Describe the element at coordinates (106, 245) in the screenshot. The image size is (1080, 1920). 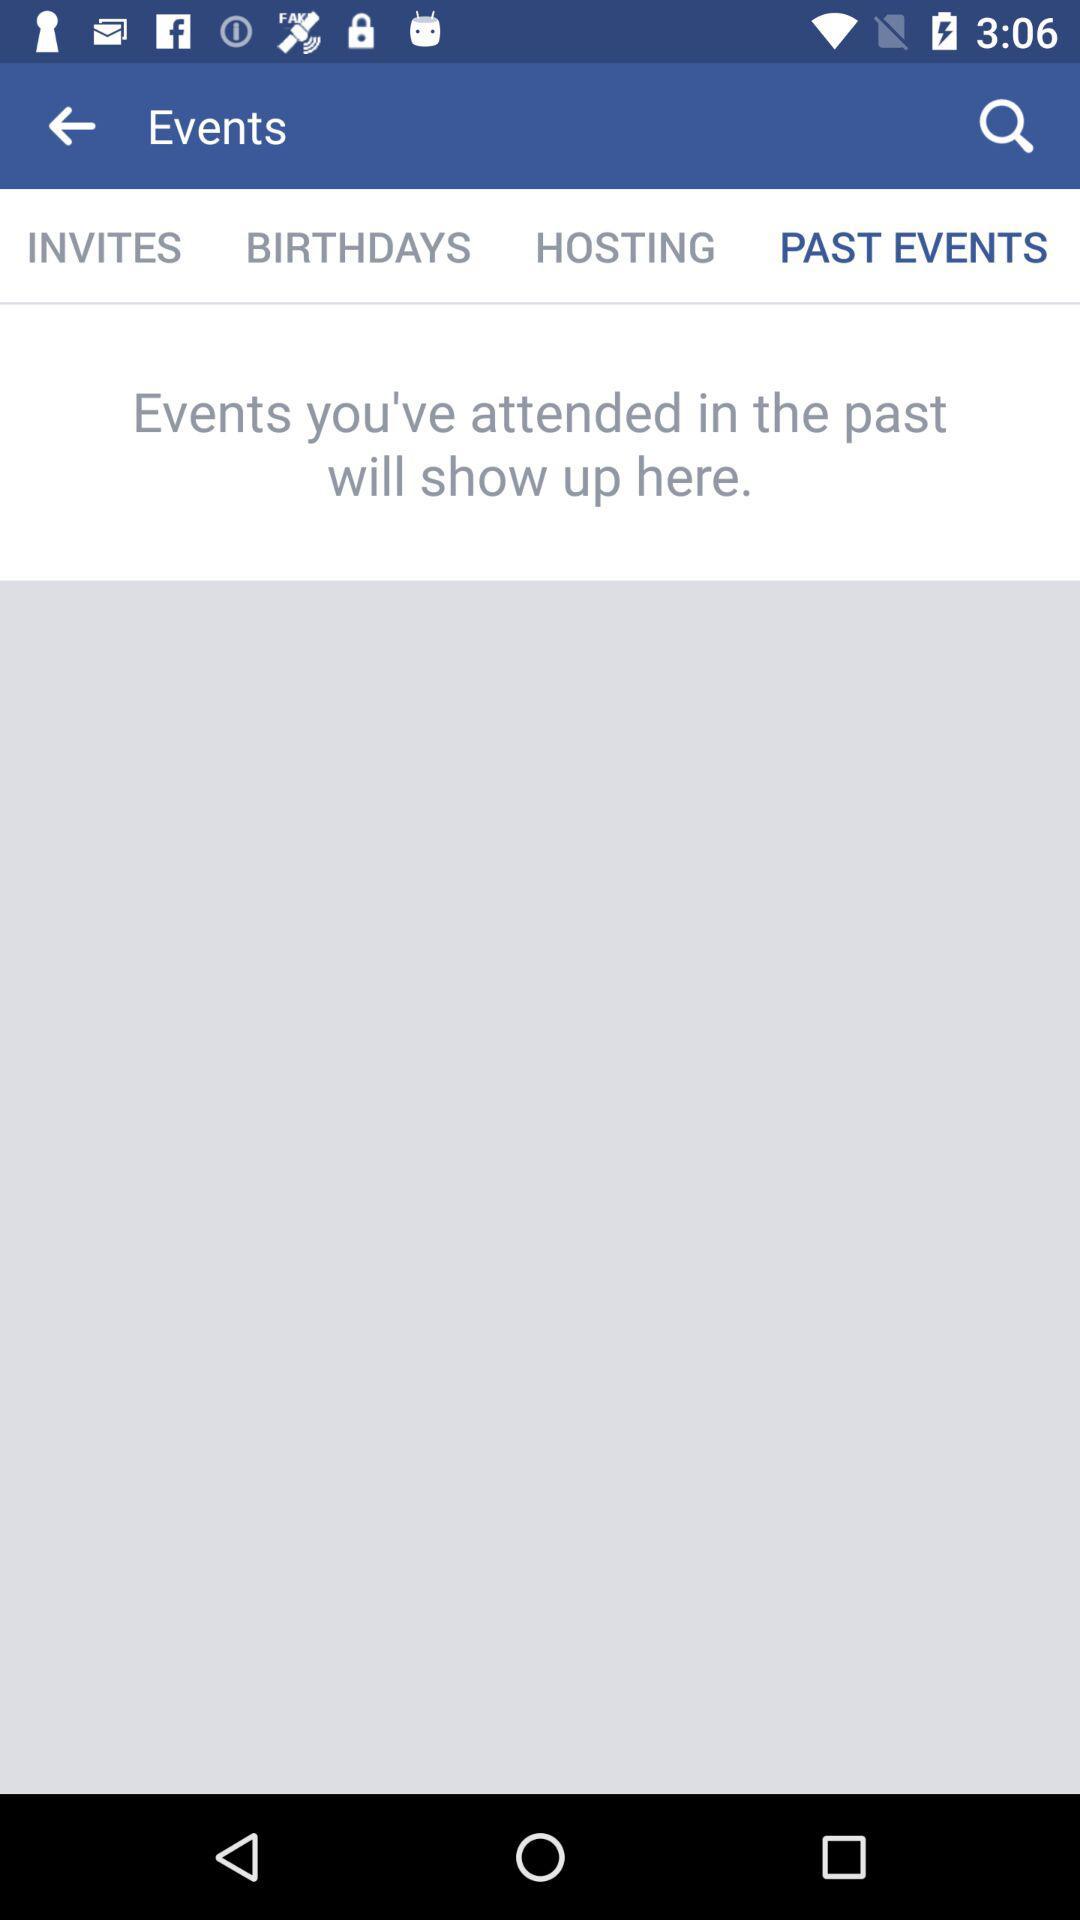
I see `the icon above events you ve` at that location.